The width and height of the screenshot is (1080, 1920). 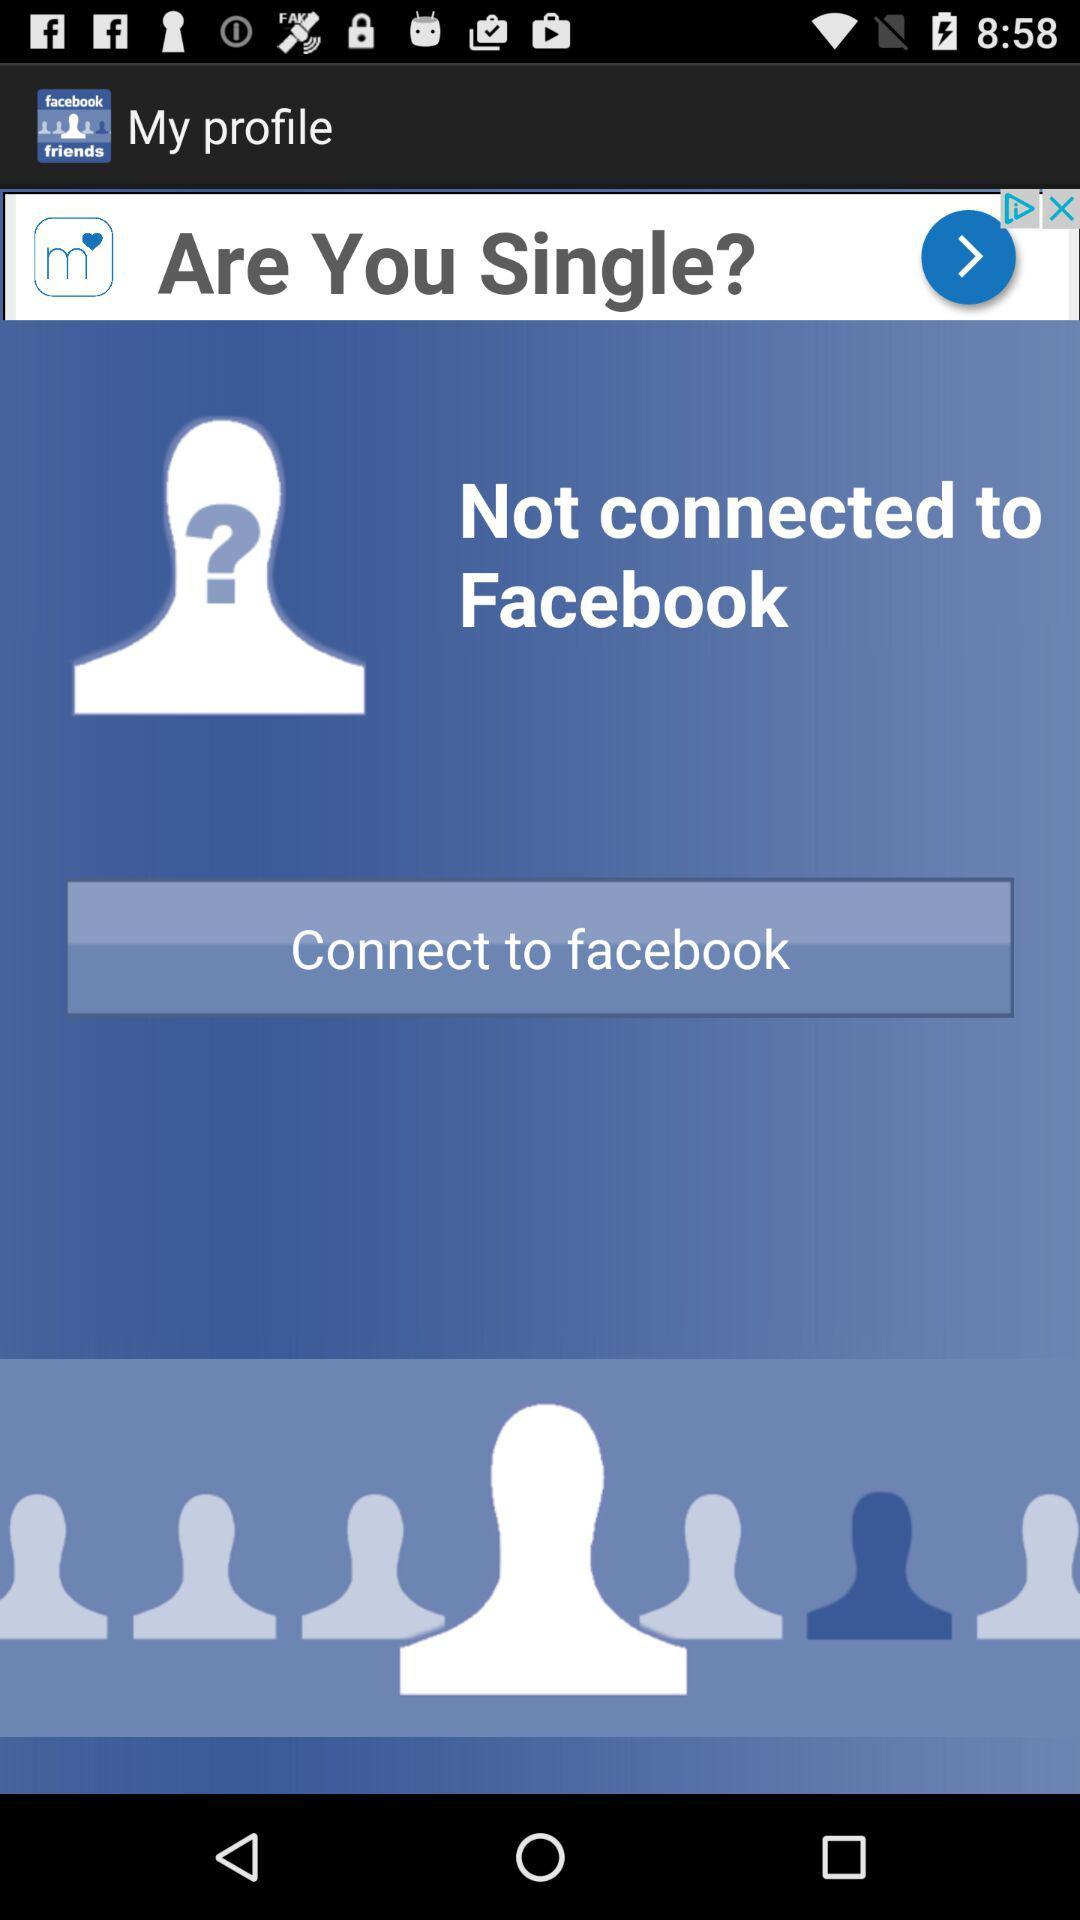 What do you see at coordinates (540, 253) in the screenshot?
I see `advertise banner` at bounding box center [540, 253].